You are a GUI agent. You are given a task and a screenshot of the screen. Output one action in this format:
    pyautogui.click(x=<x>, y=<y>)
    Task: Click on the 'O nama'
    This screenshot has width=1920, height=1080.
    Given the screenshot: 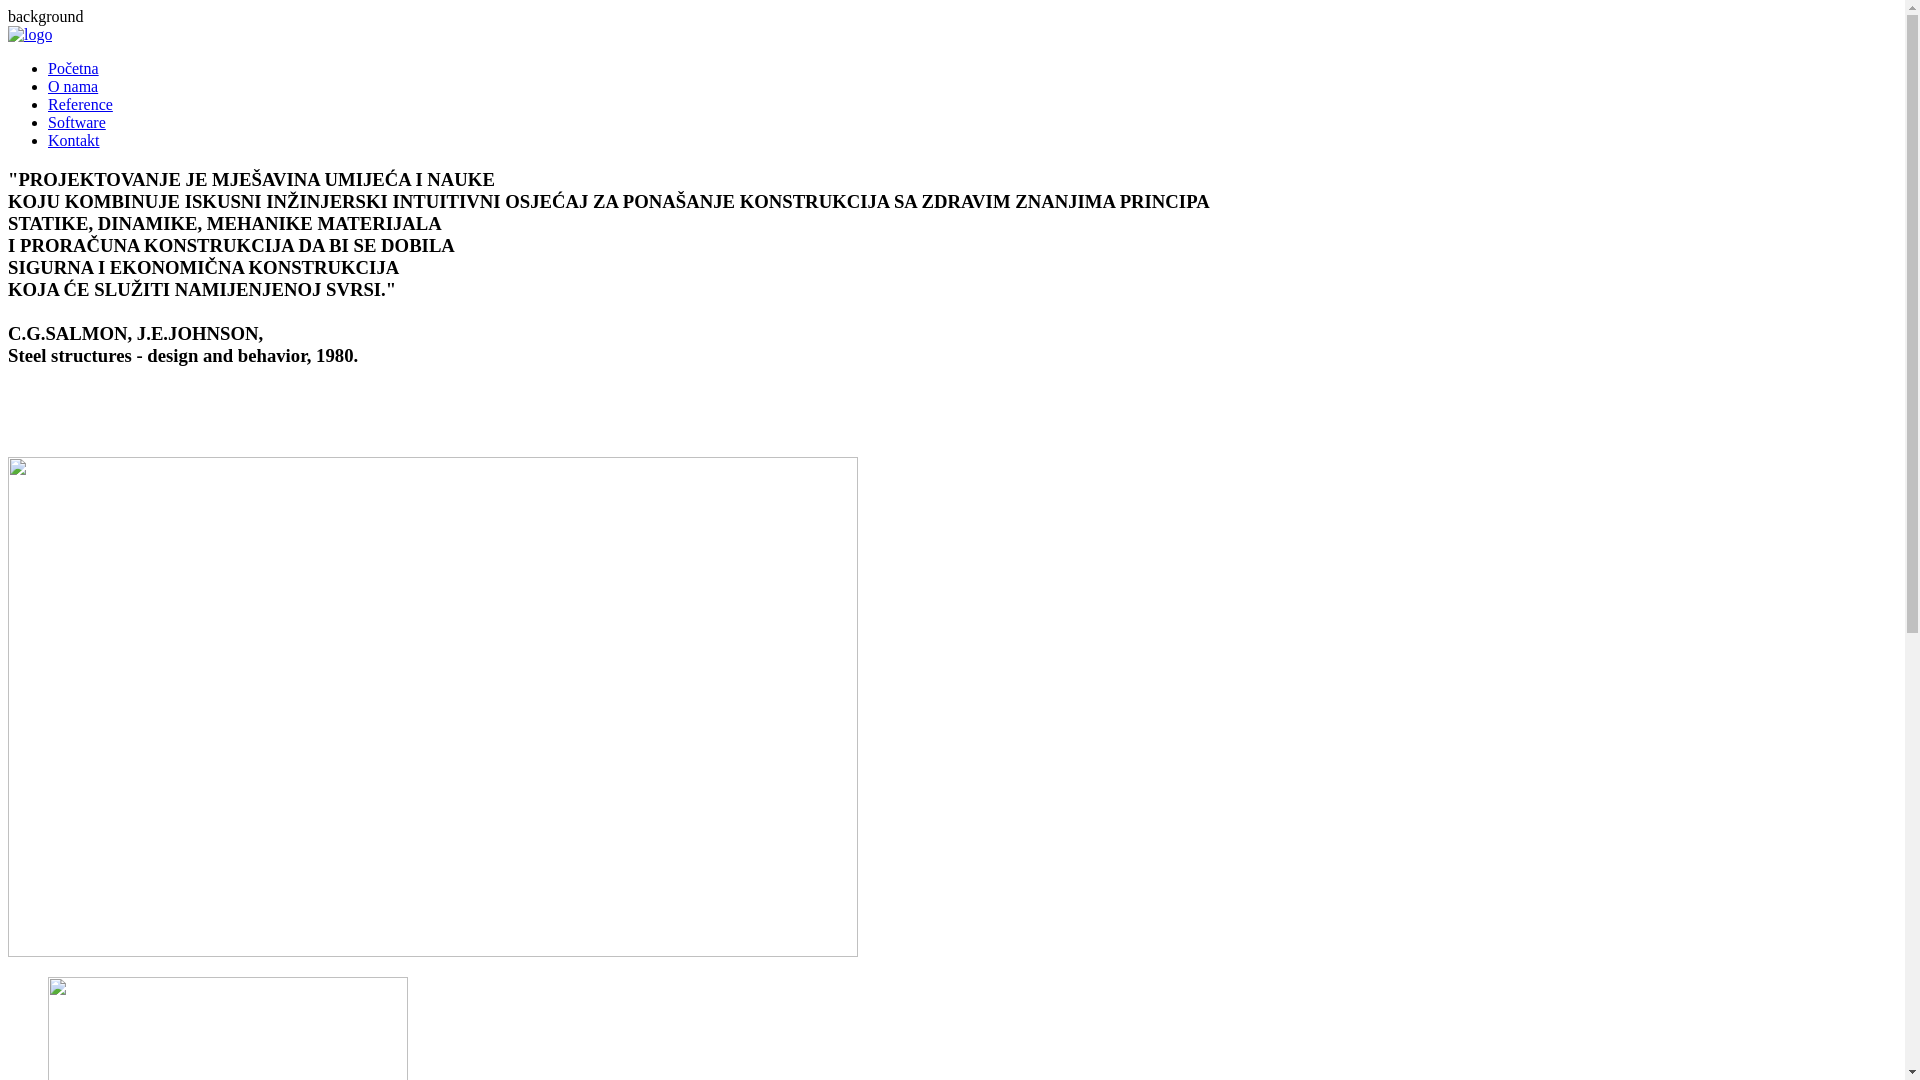 What is the action you would take?
    pyautogui.click(x=72, y=85)
    